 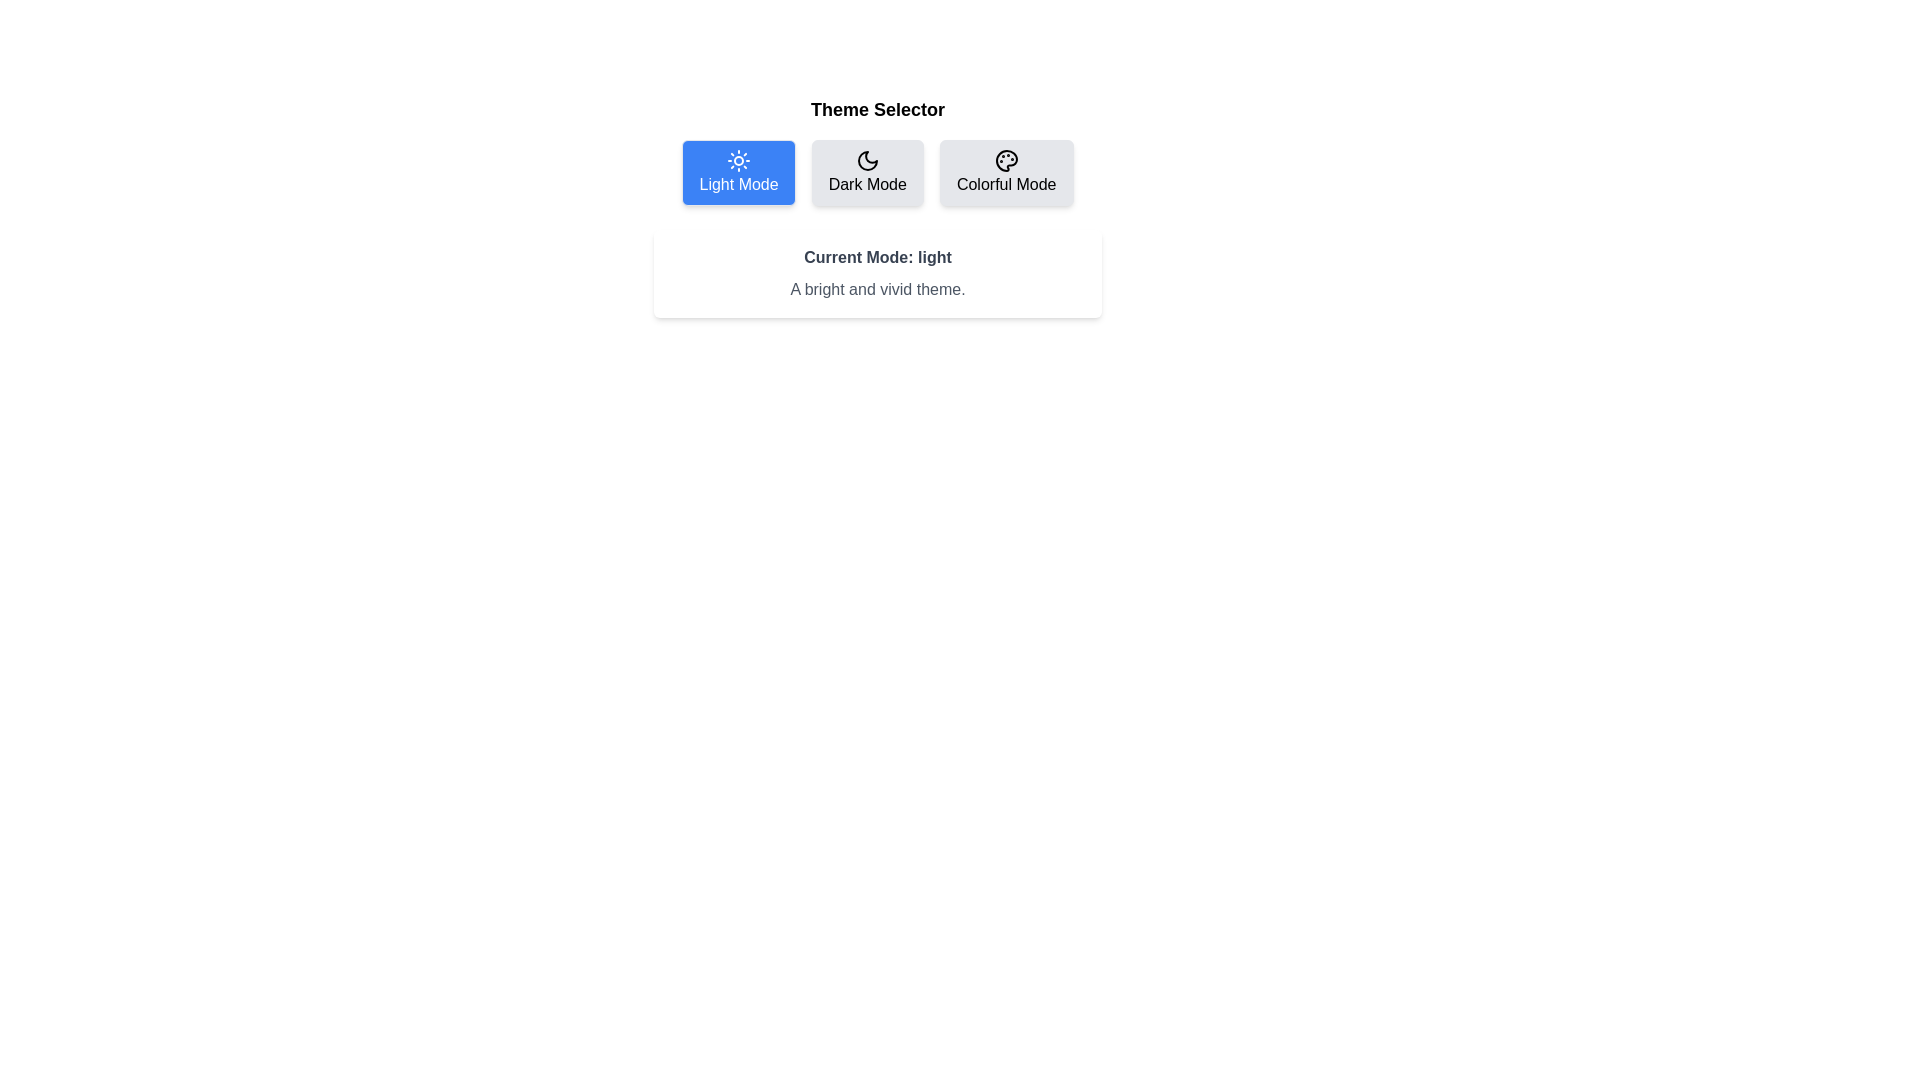 What do you see at coordinates (878, 289) in the screenshot?
I see `the text label displaying the phrase 'A bright and vivid theme.' which is located below the bold text 'Current Mode: light'` at bounding box center [878, 289].